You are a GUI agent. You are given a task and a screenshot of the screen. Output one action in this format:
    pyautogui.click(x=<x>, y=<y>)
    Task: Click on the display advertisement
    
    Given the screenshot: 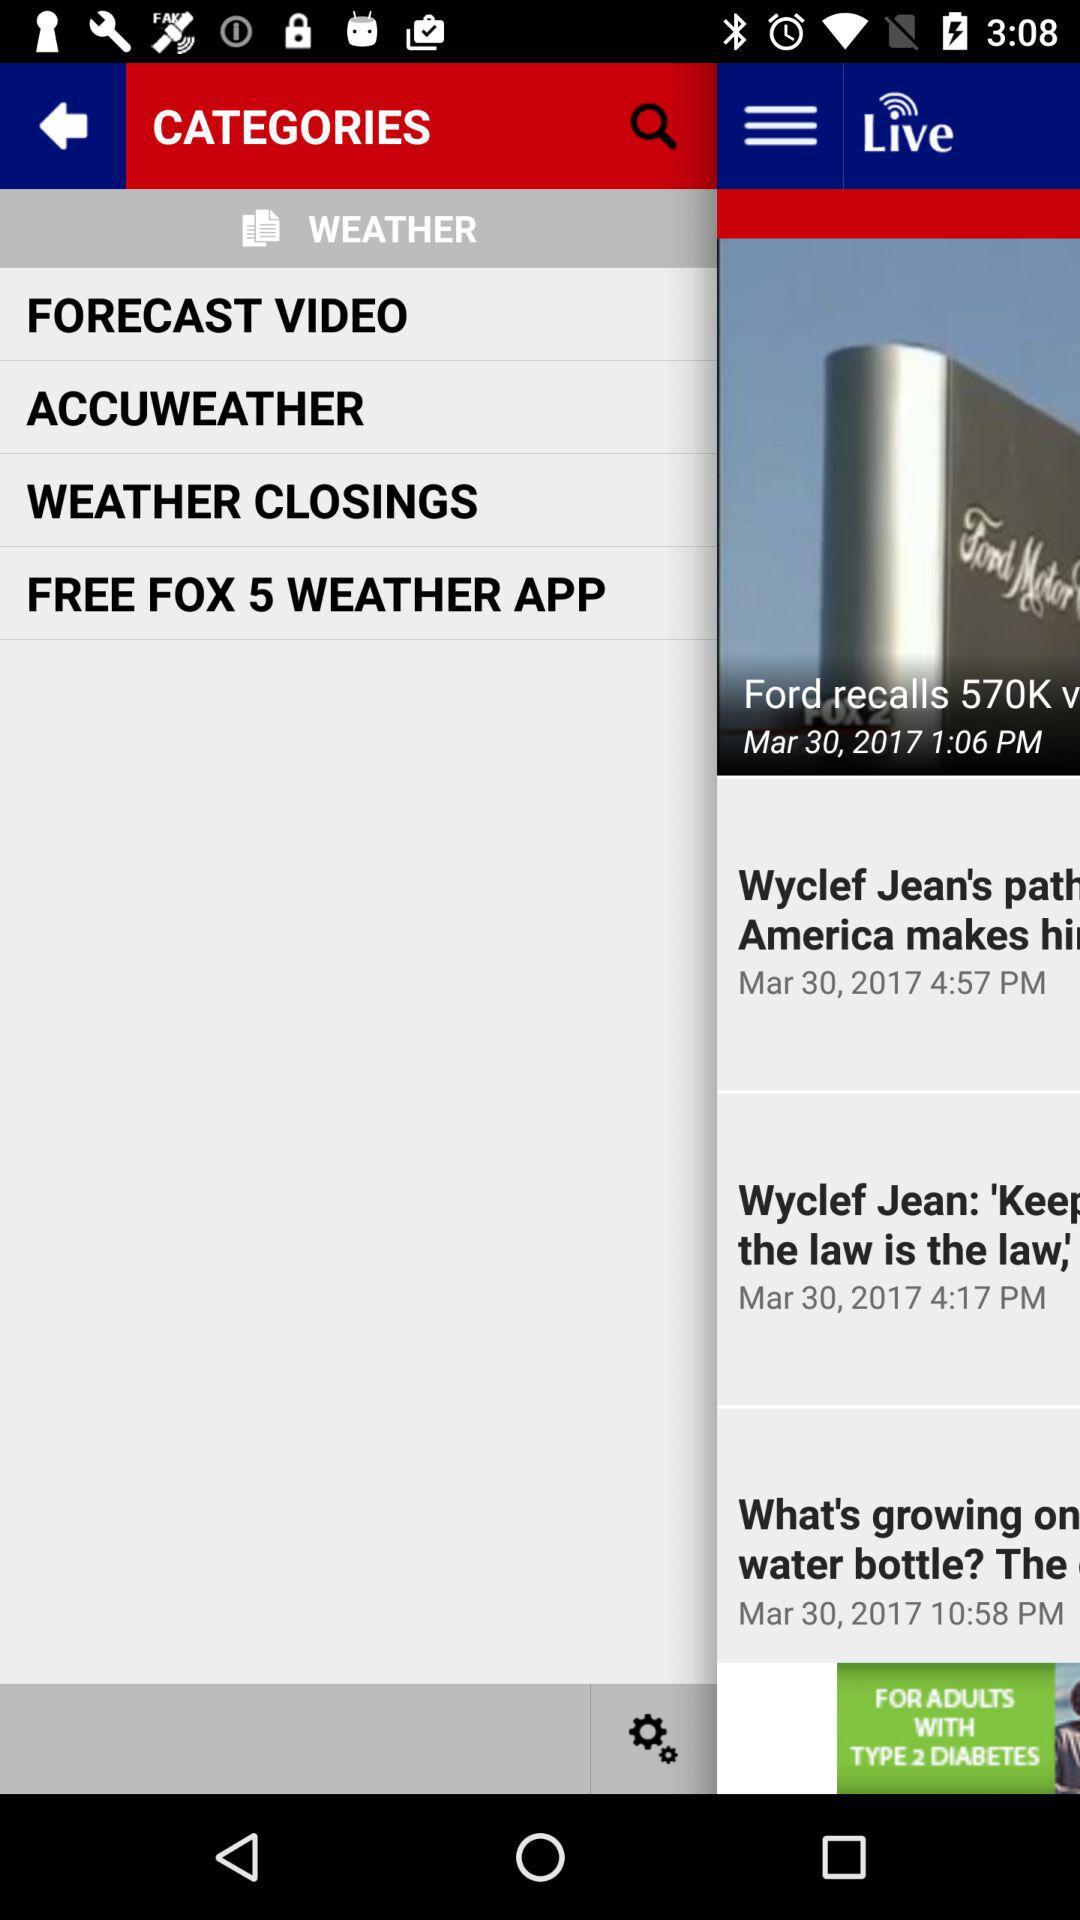 What is the action you would take?
    pyautogui.click(x=957, y=1727)
    